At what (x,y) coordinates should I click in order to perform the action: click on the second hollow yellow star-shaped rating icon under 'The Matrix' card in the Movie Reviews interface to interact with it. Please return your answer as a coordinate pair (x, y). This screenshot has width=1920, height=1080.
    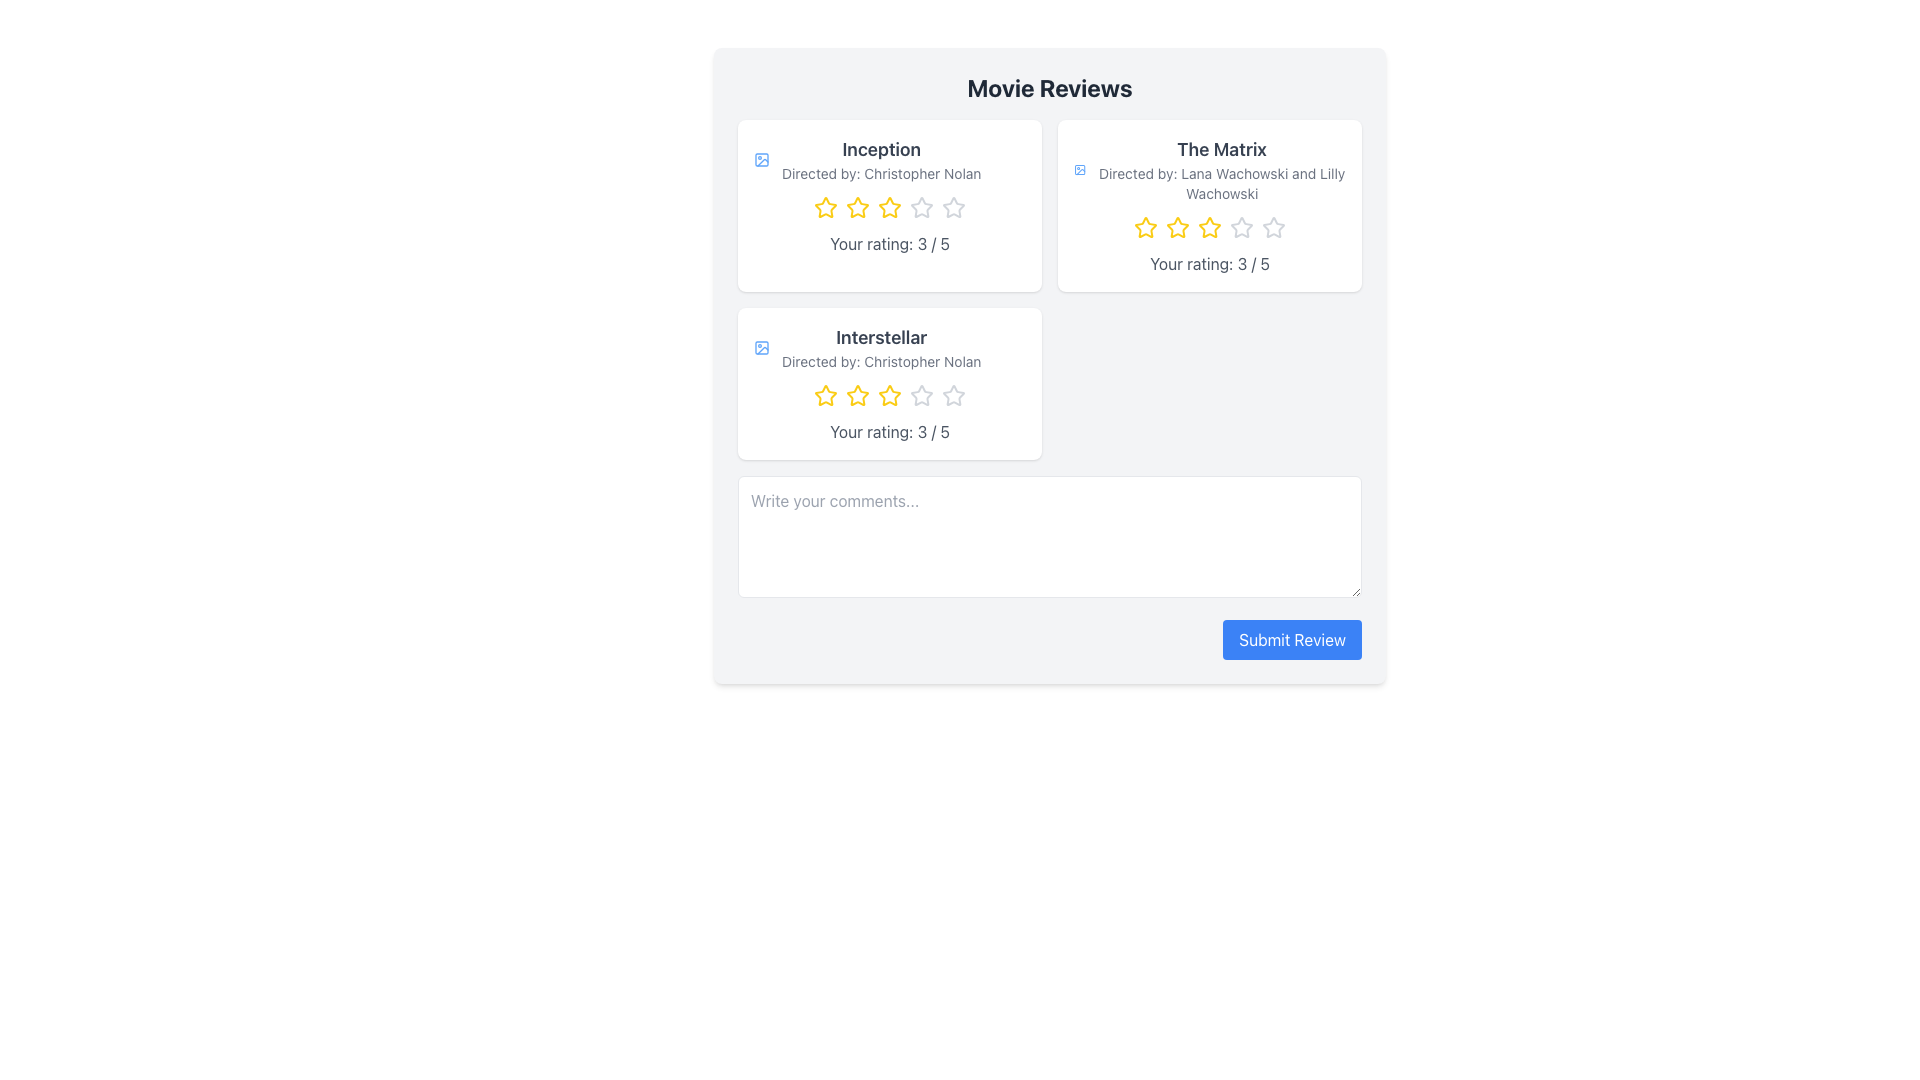
    Looking at the image, I should click on (1177, 226).